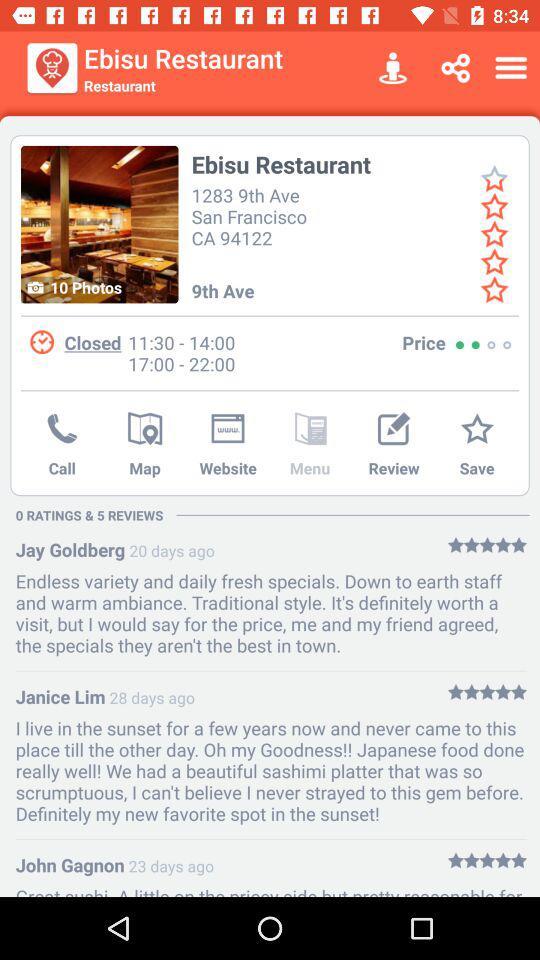 This screenshot has height=960, width=540. What do you see at coordinates (252, 215) in the screenshot?
I see `the icon below the ebisu restaurant icon` at bounding box center [252, 215].